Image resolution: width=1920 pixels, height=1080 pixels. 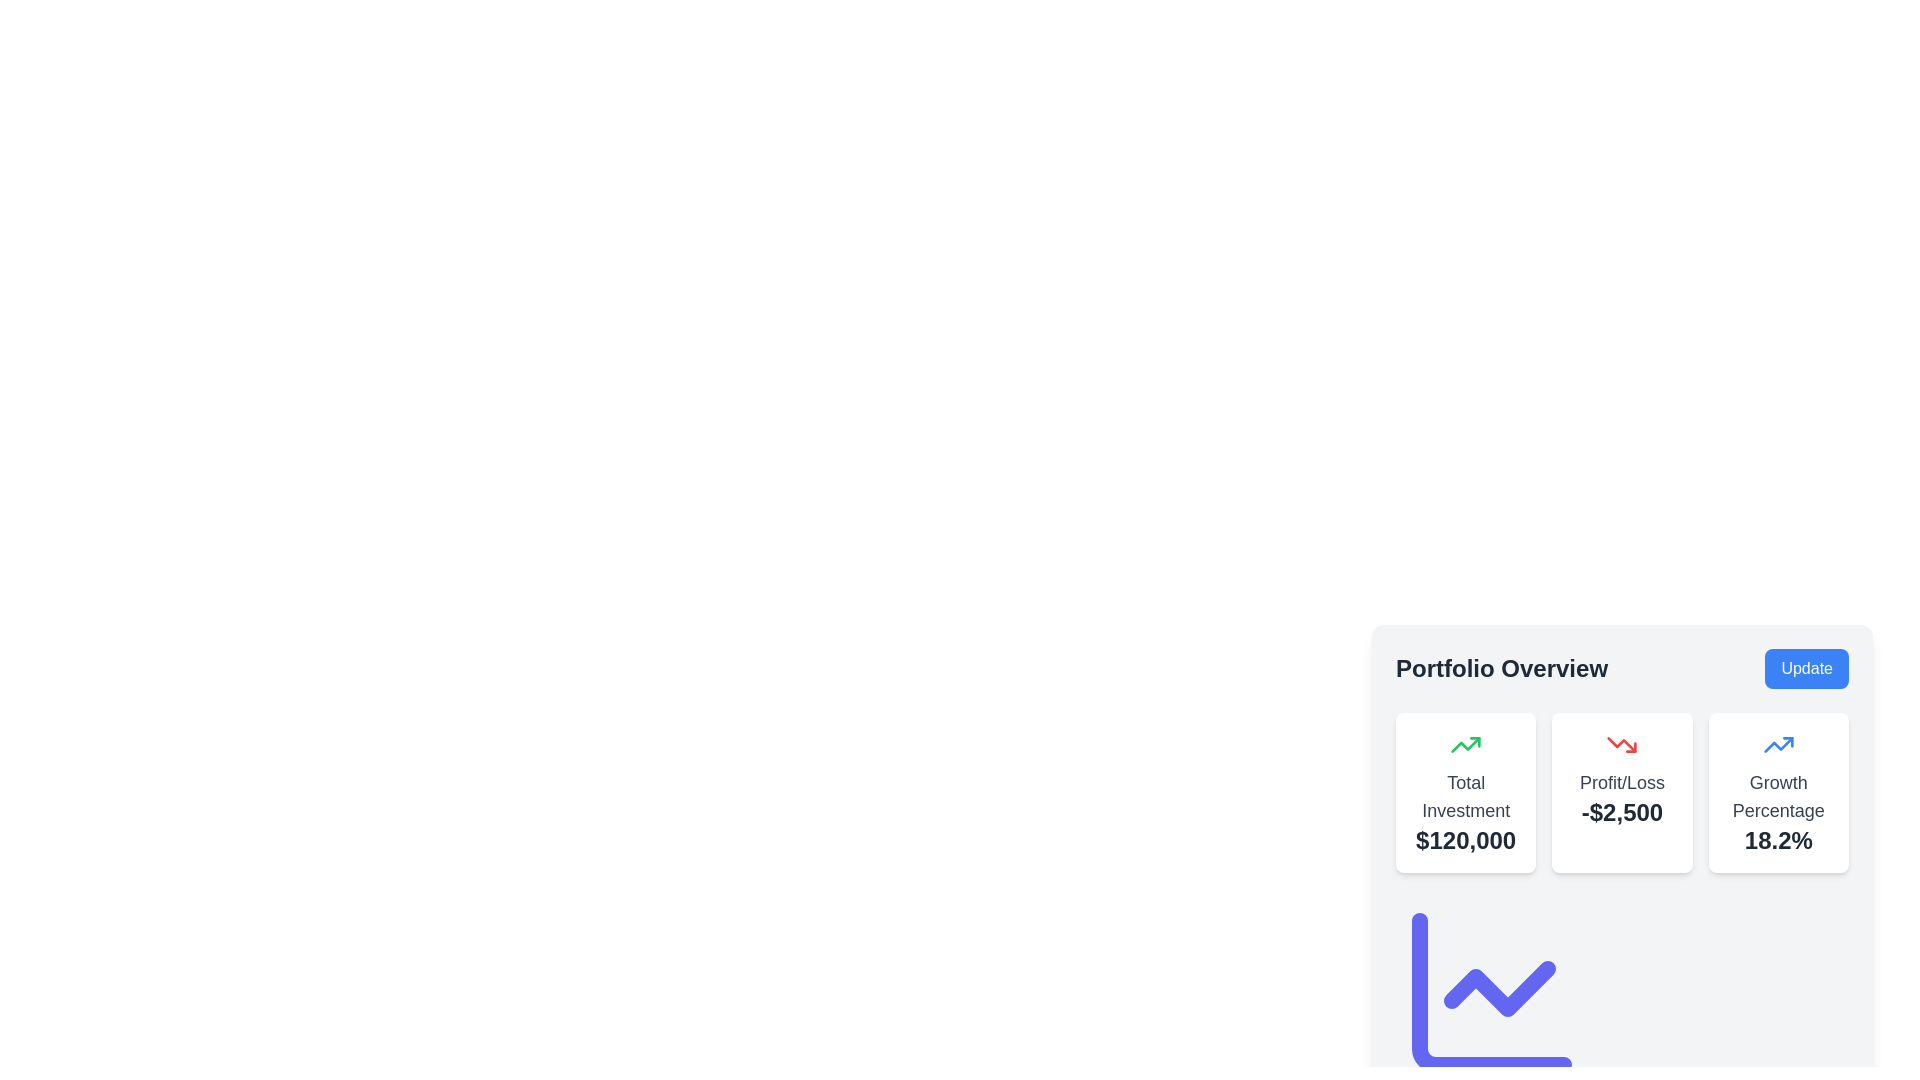 I want to click on the growth icon located in the upper-left corner of the 'Growth Percentage' card, positioned above the text 'Growth Percentage' and '18.2%', so click(x=1778, y=744).